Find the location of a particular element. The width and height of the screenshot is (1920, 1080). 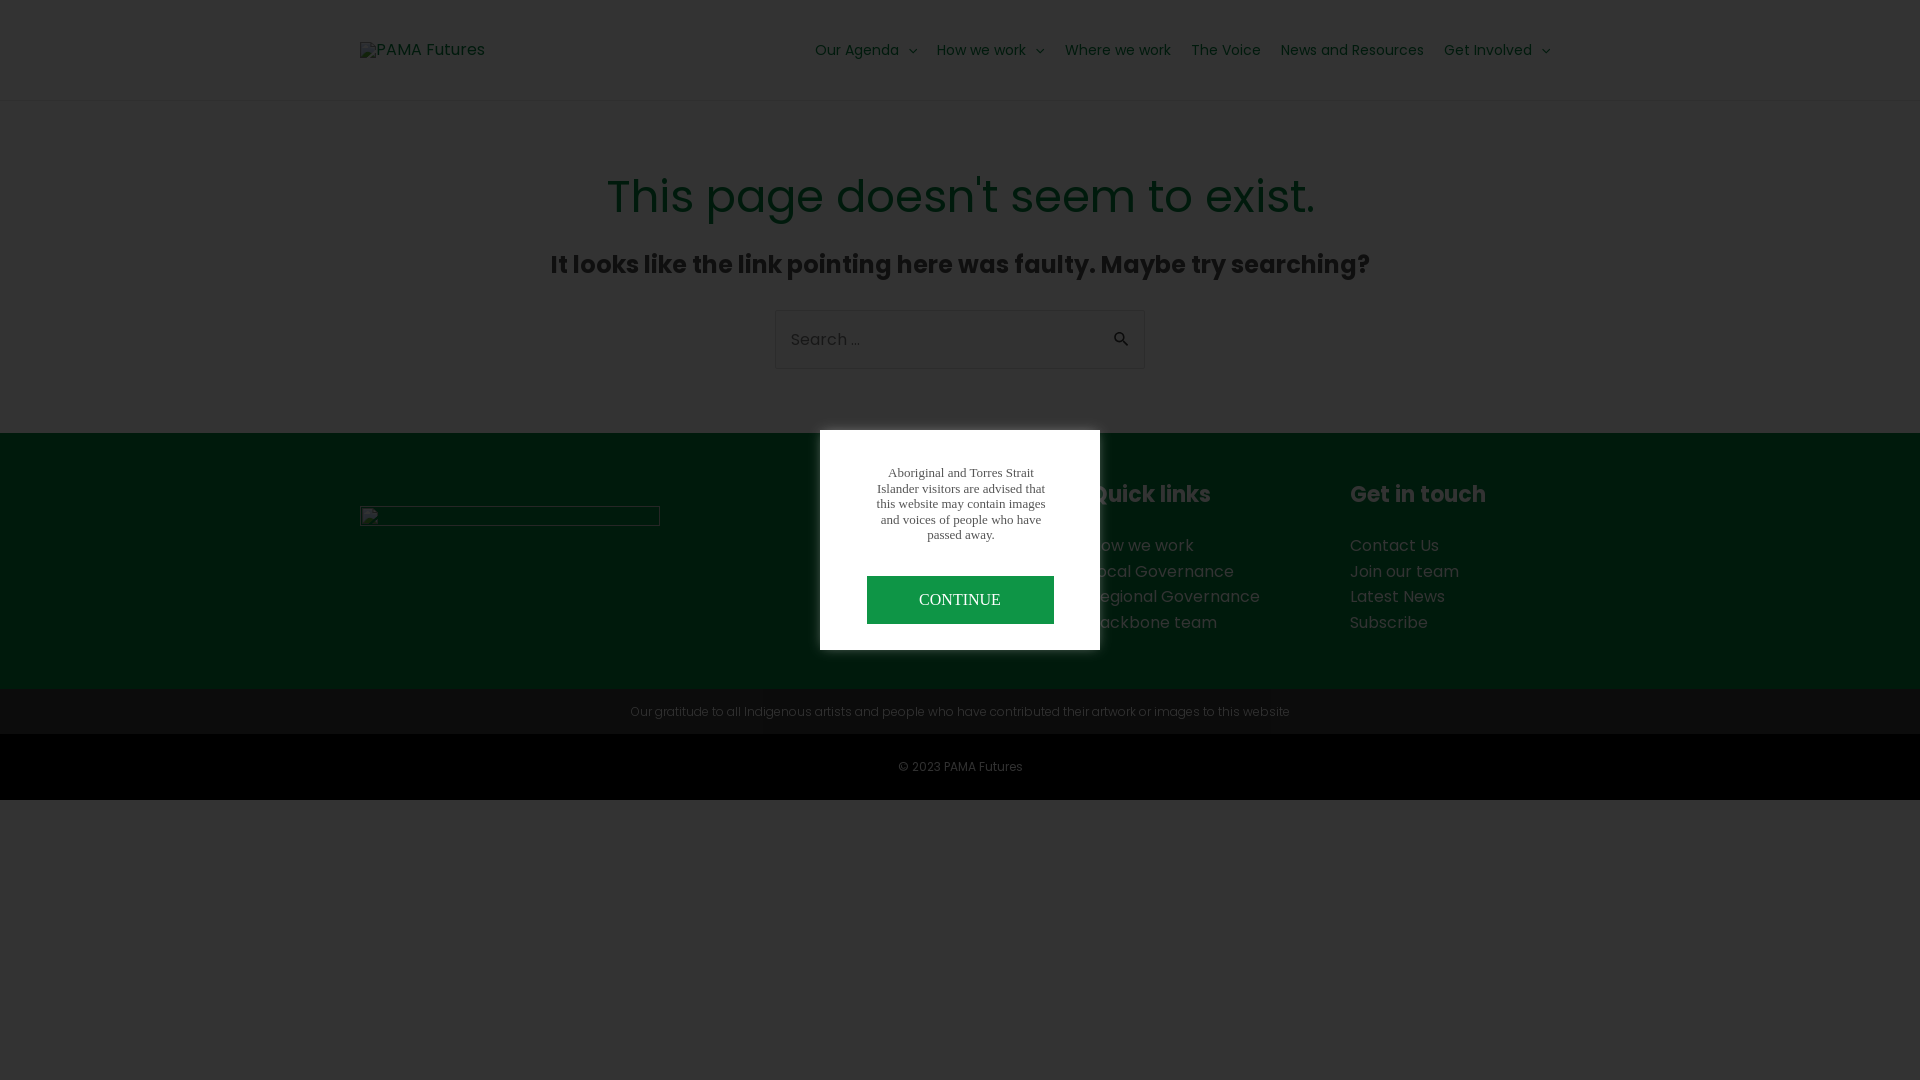

'Backbone team' is located at coordinates (1153, 621).